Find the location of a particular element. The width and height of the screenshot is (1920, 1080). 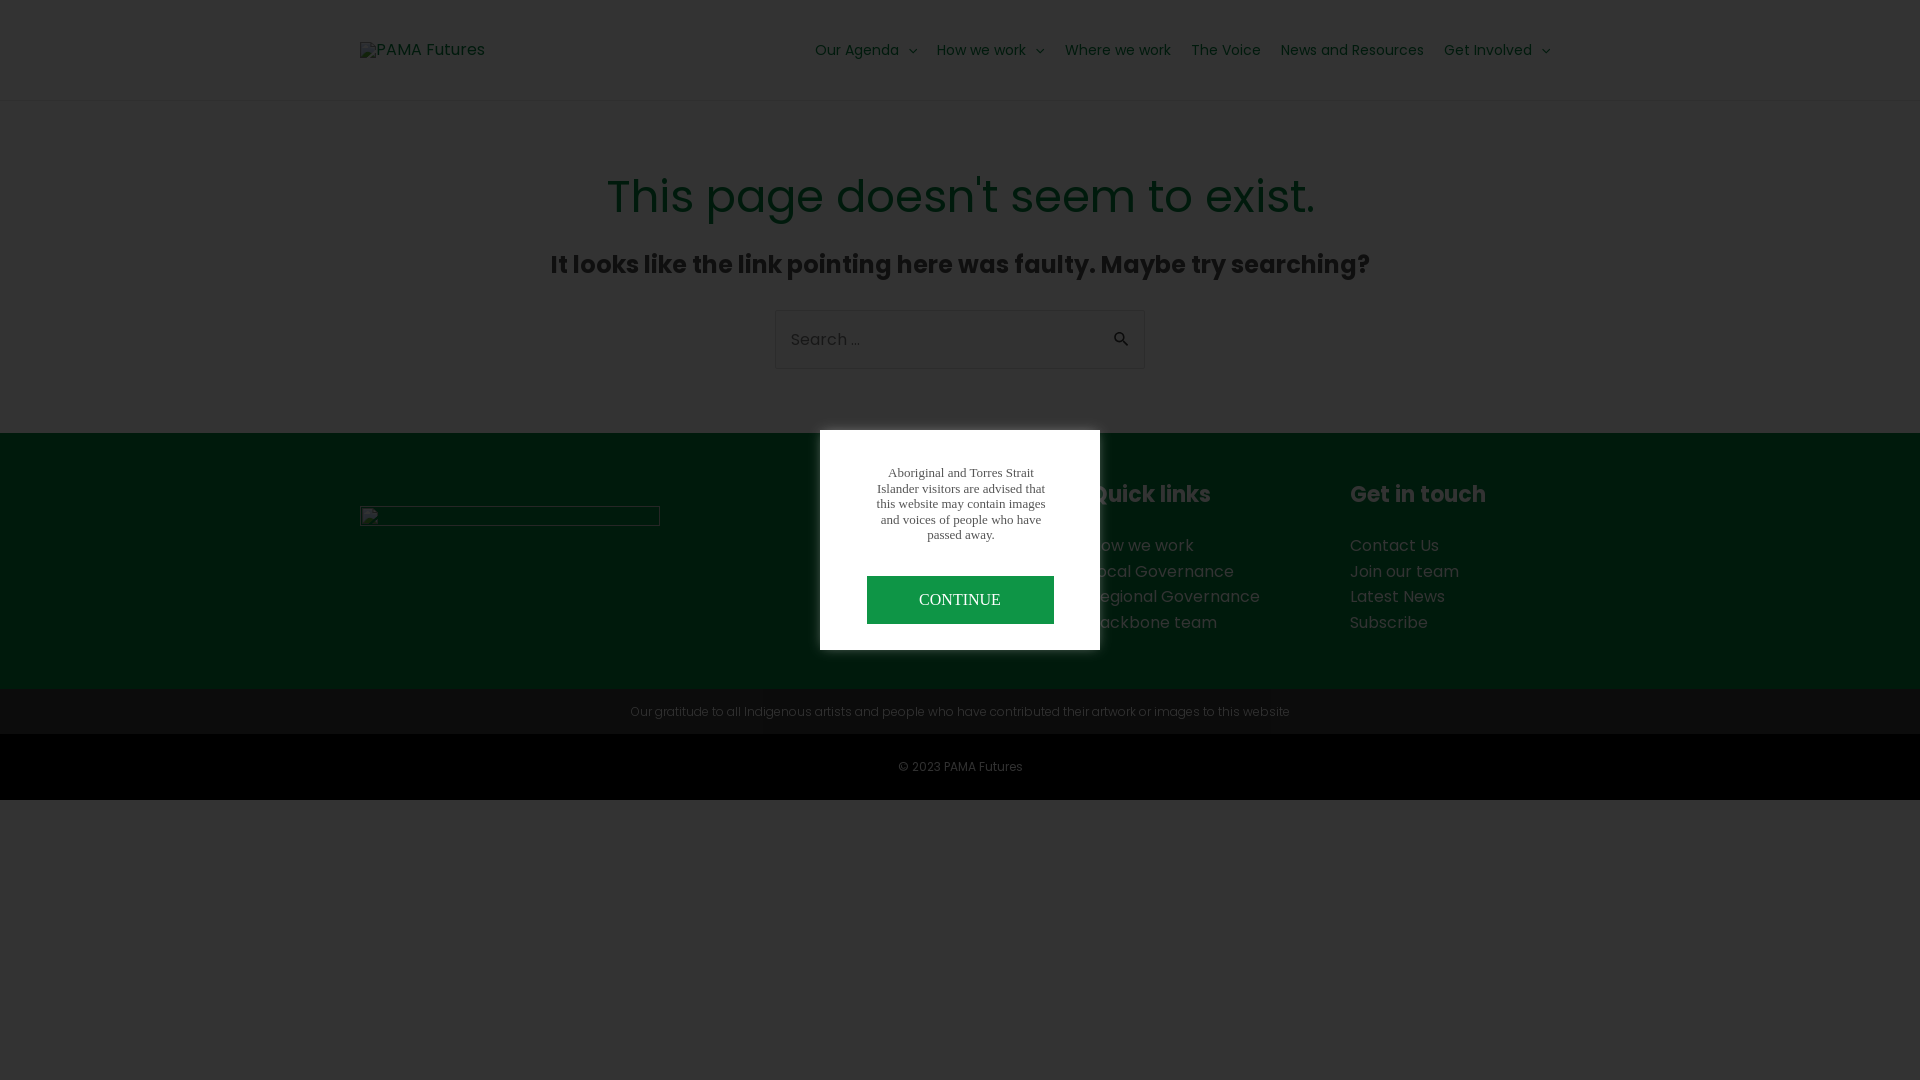

'Backbone team' is located at coordinates (1153, 621).